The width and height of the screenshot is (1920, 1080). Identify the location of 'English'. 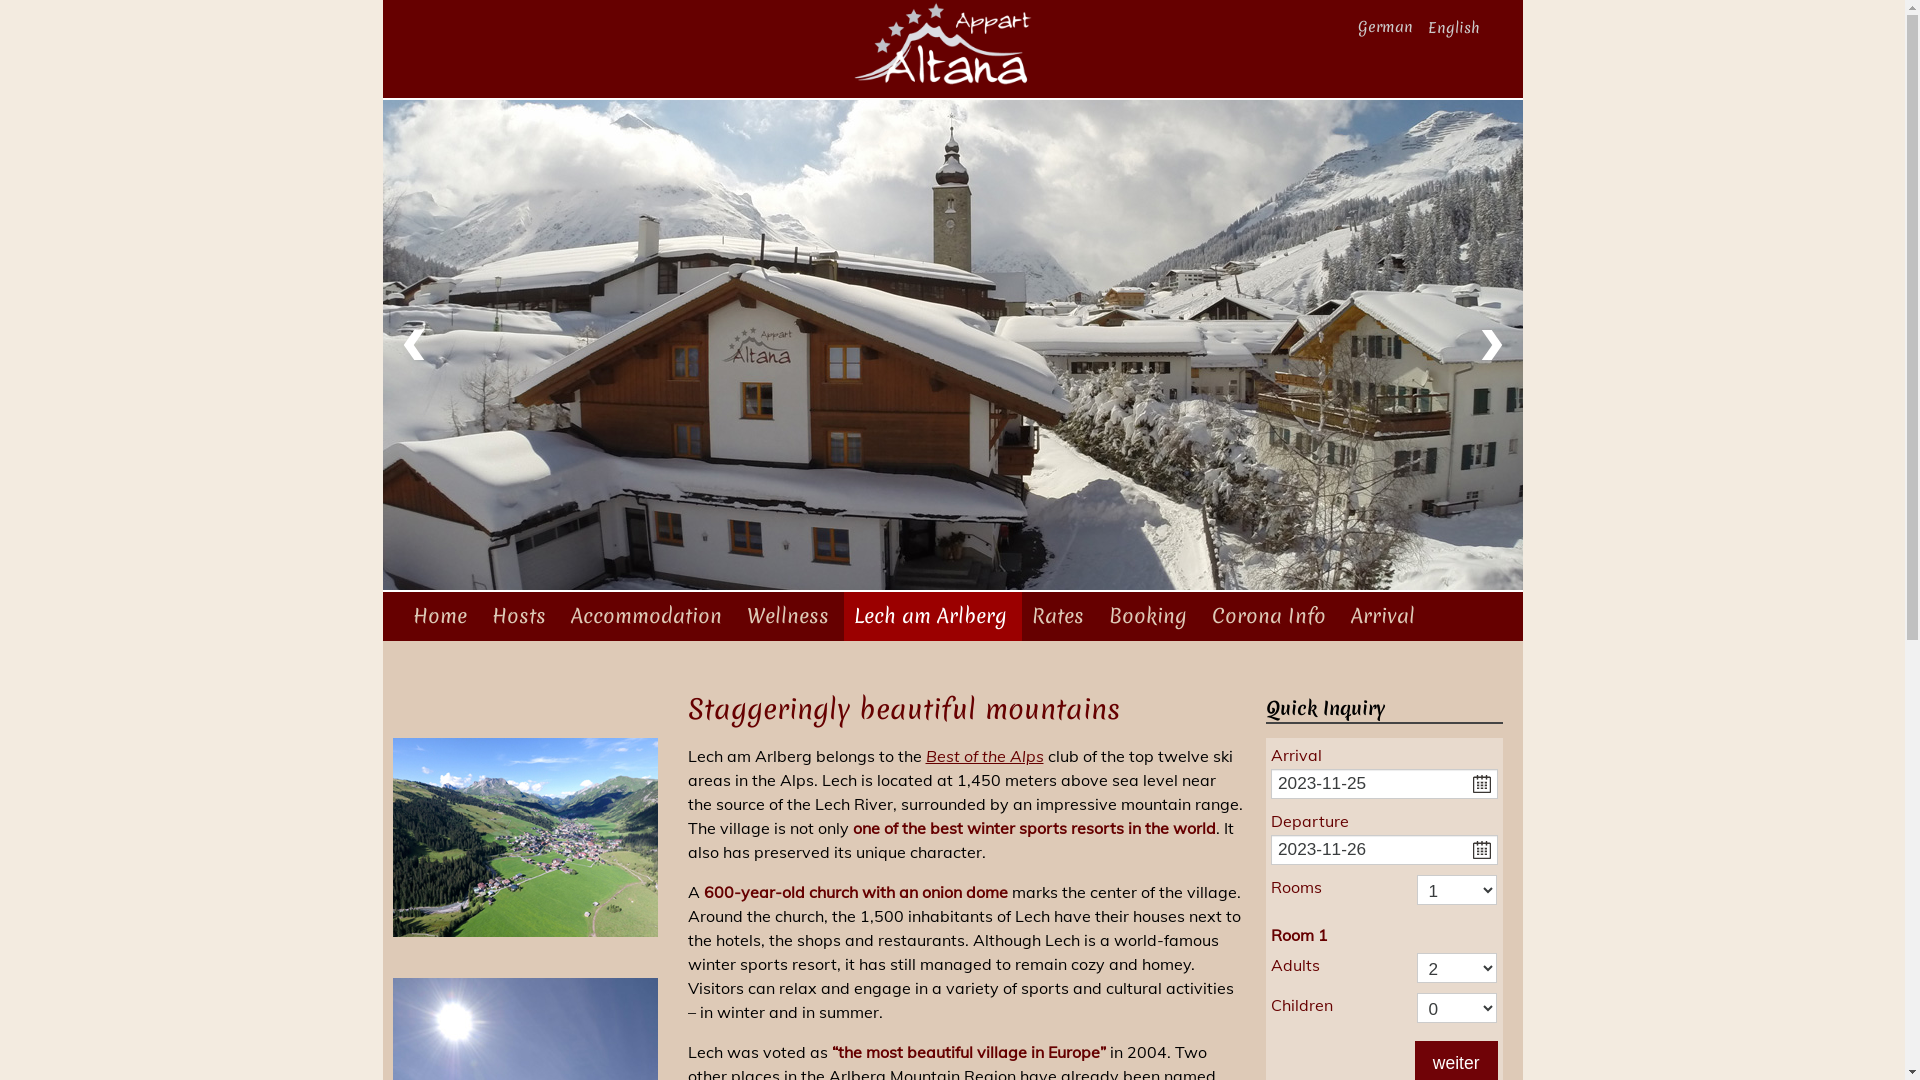
(1455, 27).